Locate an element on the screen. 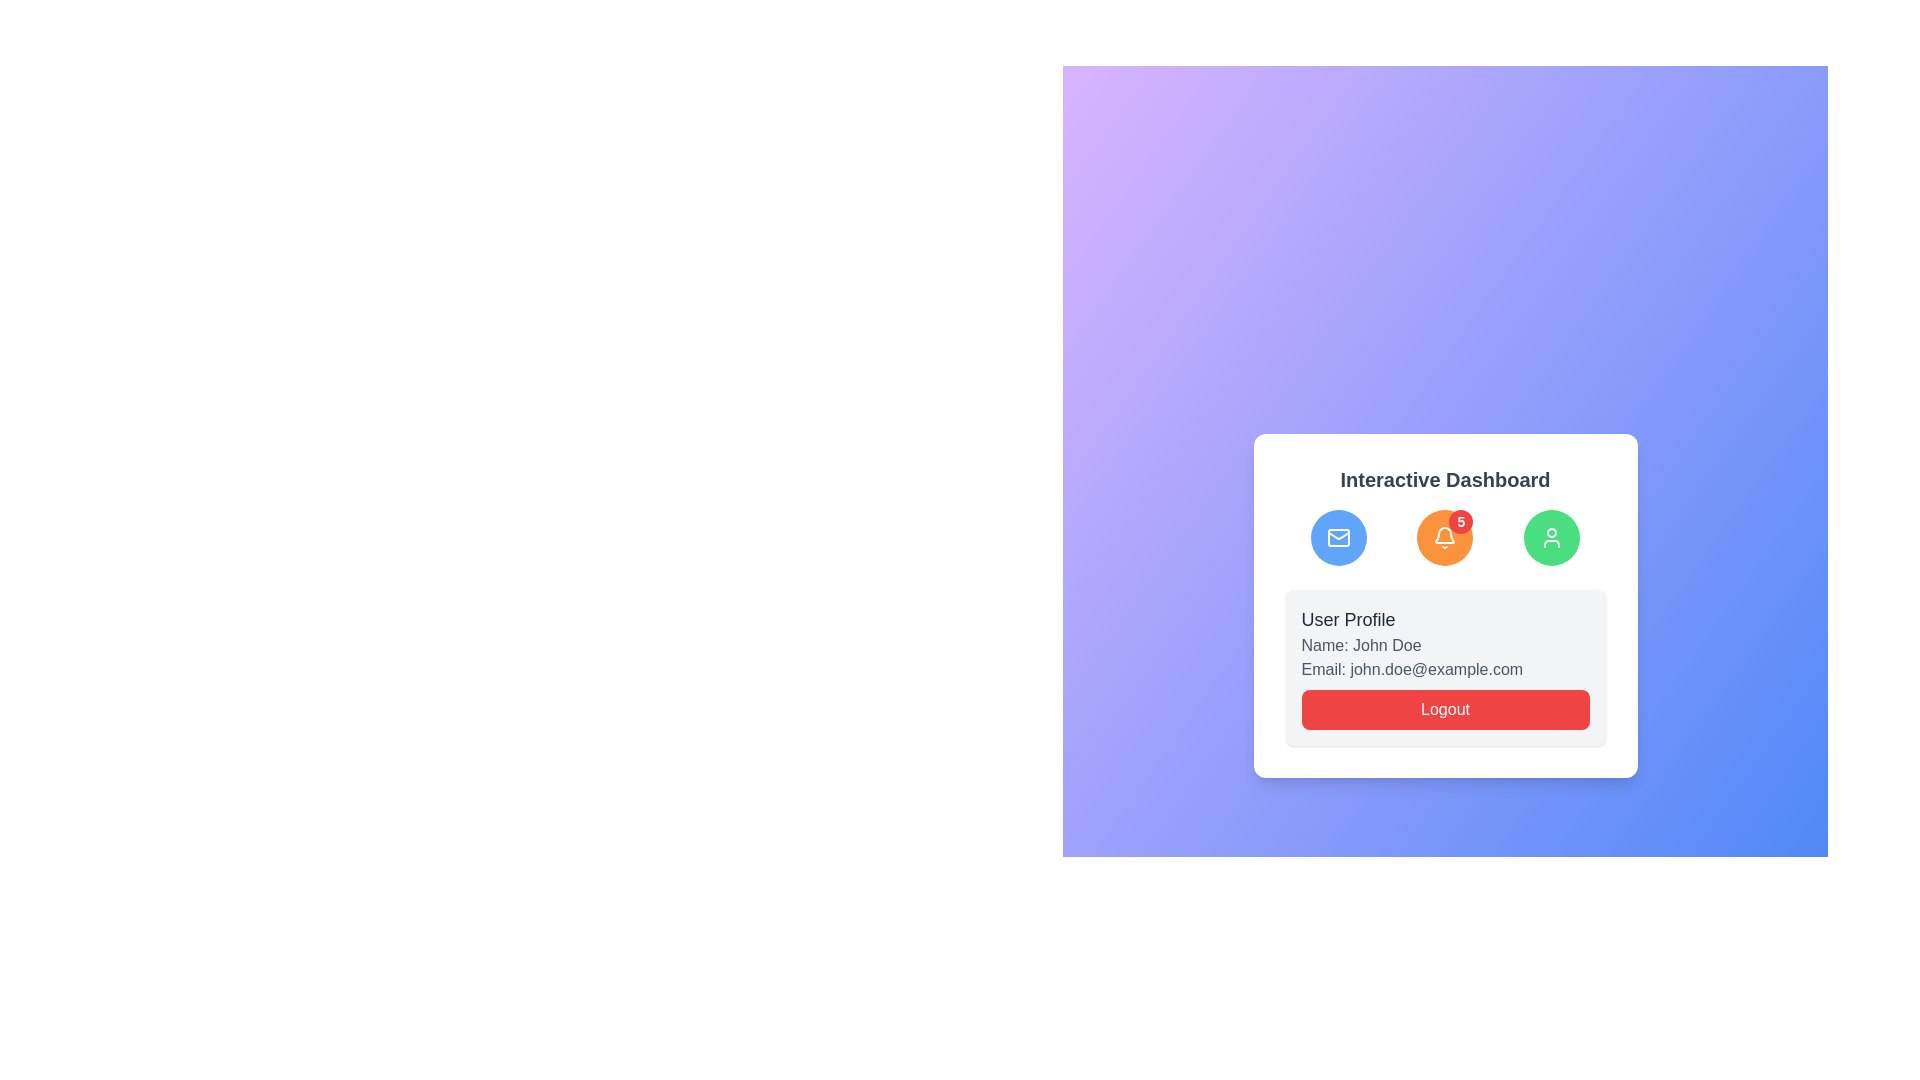 This screenshot has height=1080, width=1920. the logout button located at the bottom of the user profile card, which follows the text elements showing the user's name and email address is located at coordinates (1445, 708).